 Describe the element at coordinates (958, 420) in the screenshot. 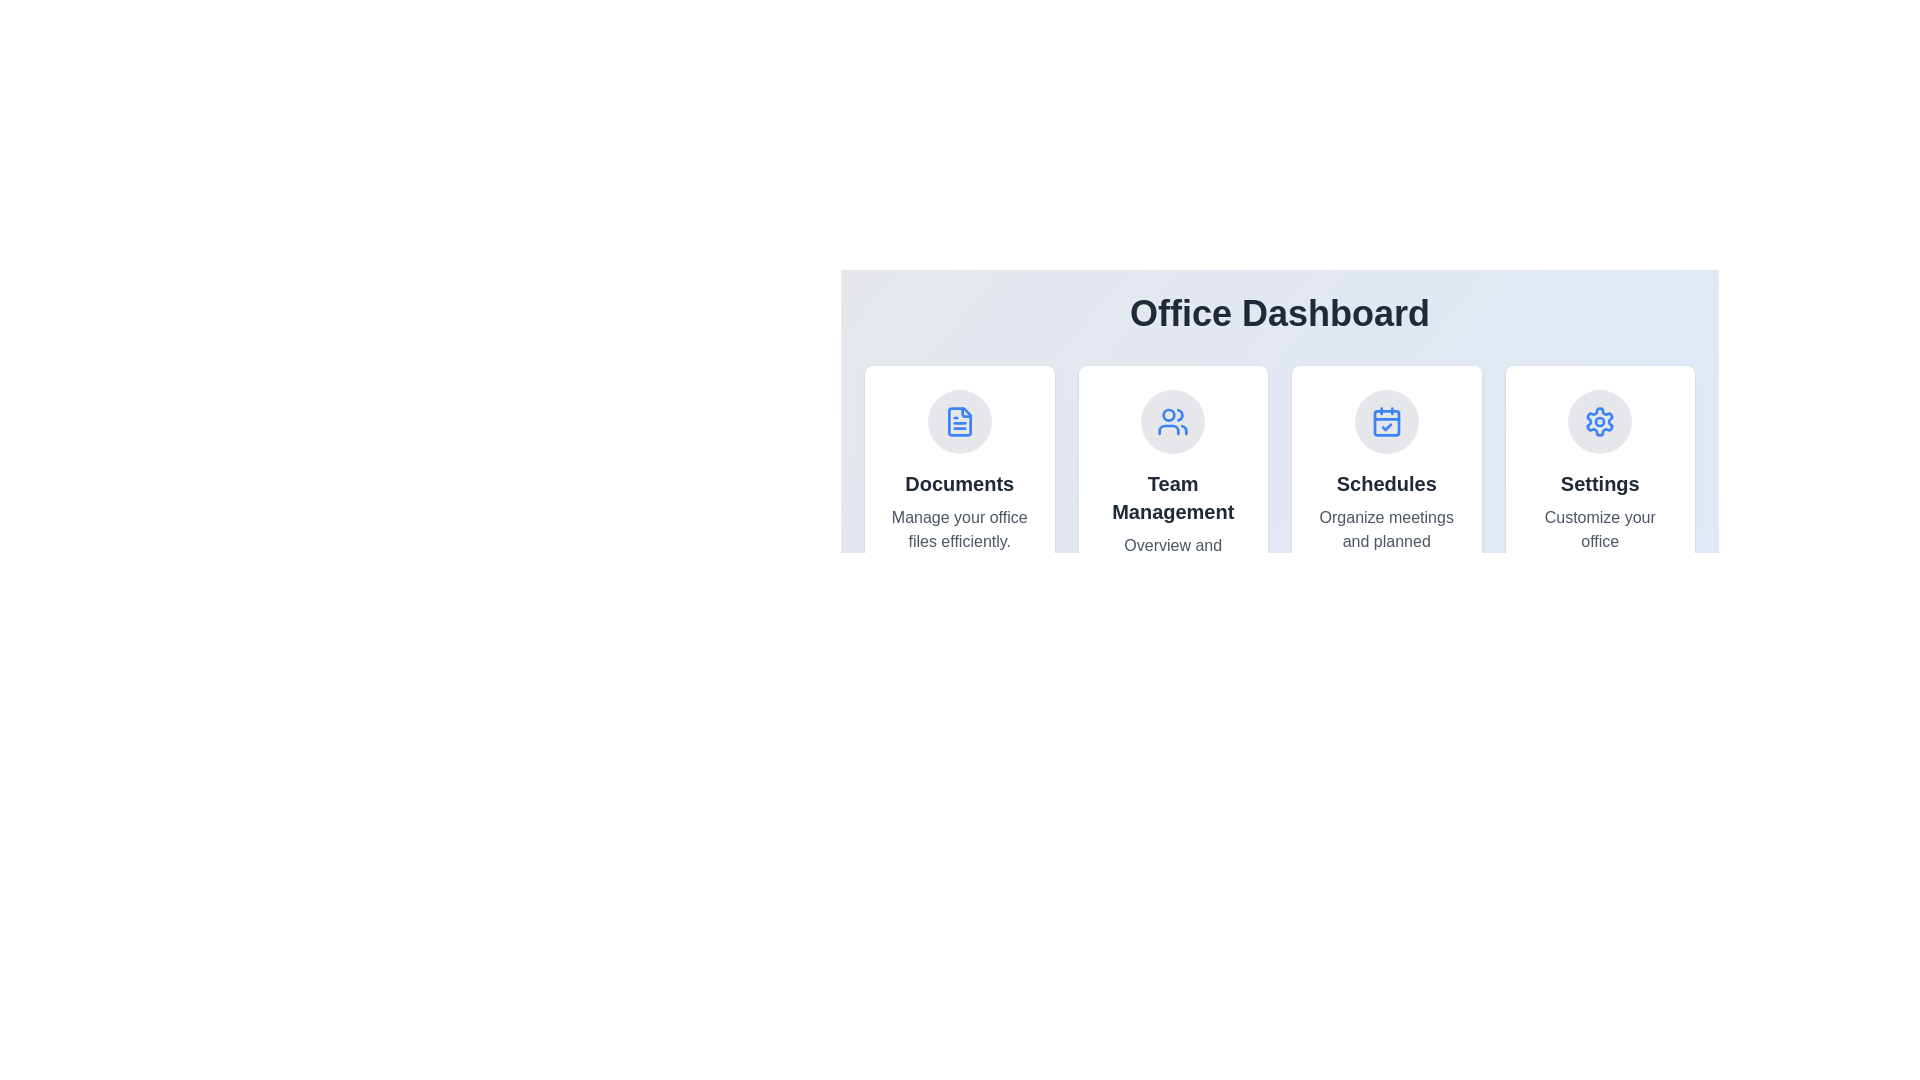

I see `the SVG Icon representing the 'Documents' section` at that location.